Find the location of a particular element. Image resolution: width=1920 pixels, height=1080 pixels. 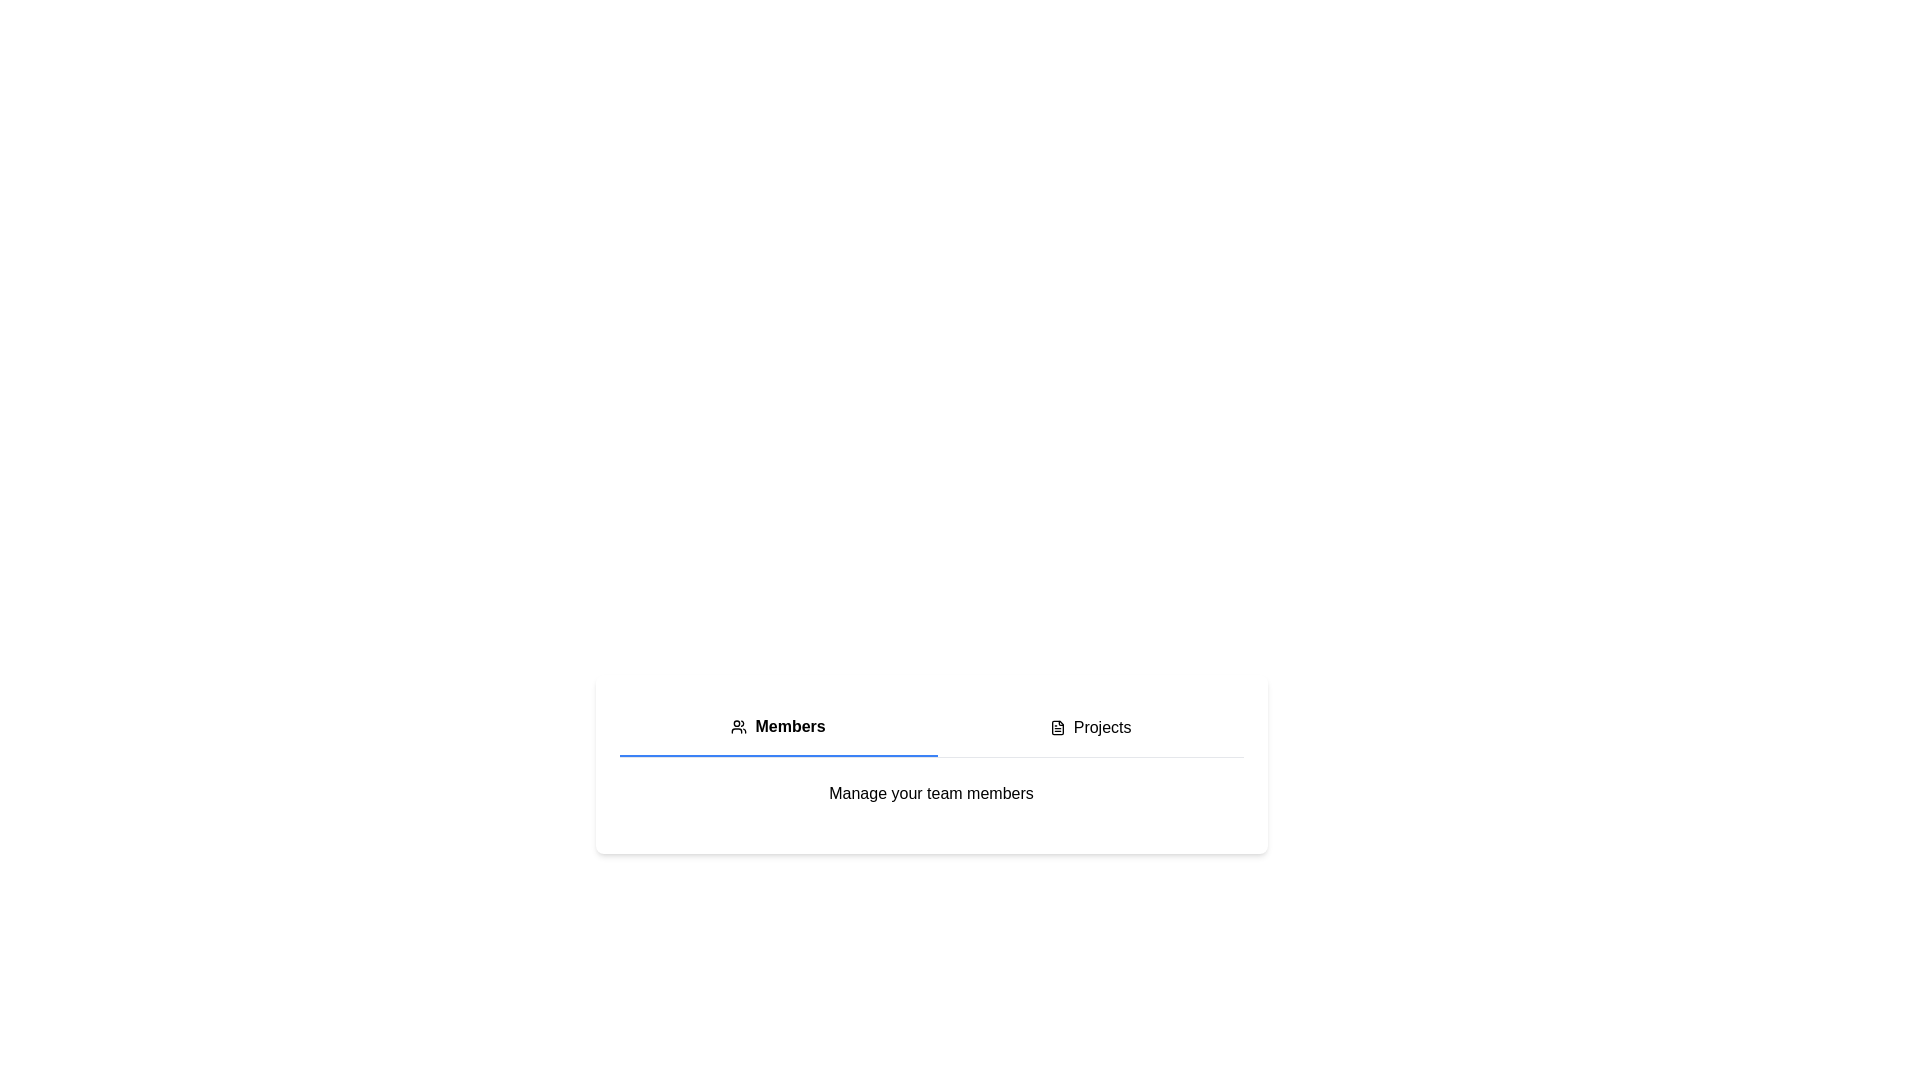

the 'Members' text label, which is styled in bold black font and located in the horizontal navigation bar is located at coordinates (789, 726).